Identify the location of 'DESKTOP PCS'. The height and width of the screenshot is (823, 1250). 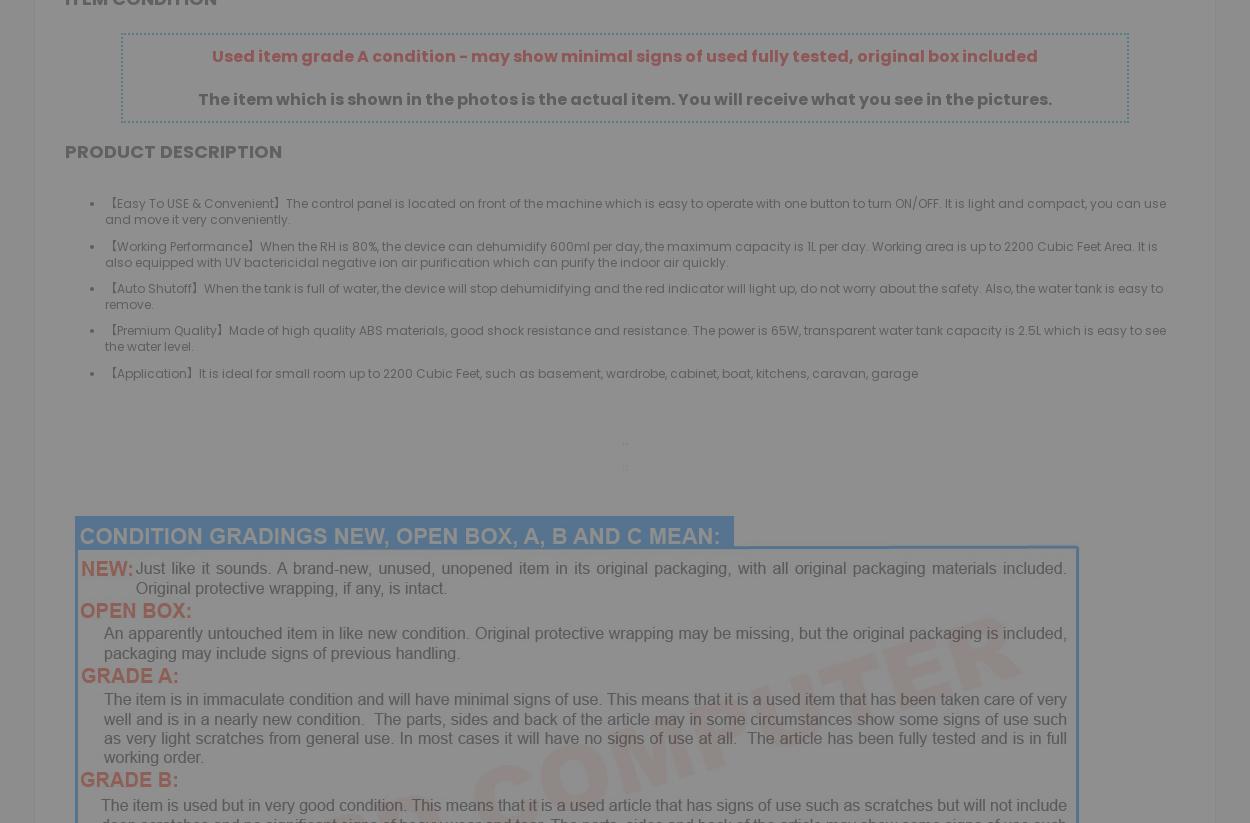
(412, 447).